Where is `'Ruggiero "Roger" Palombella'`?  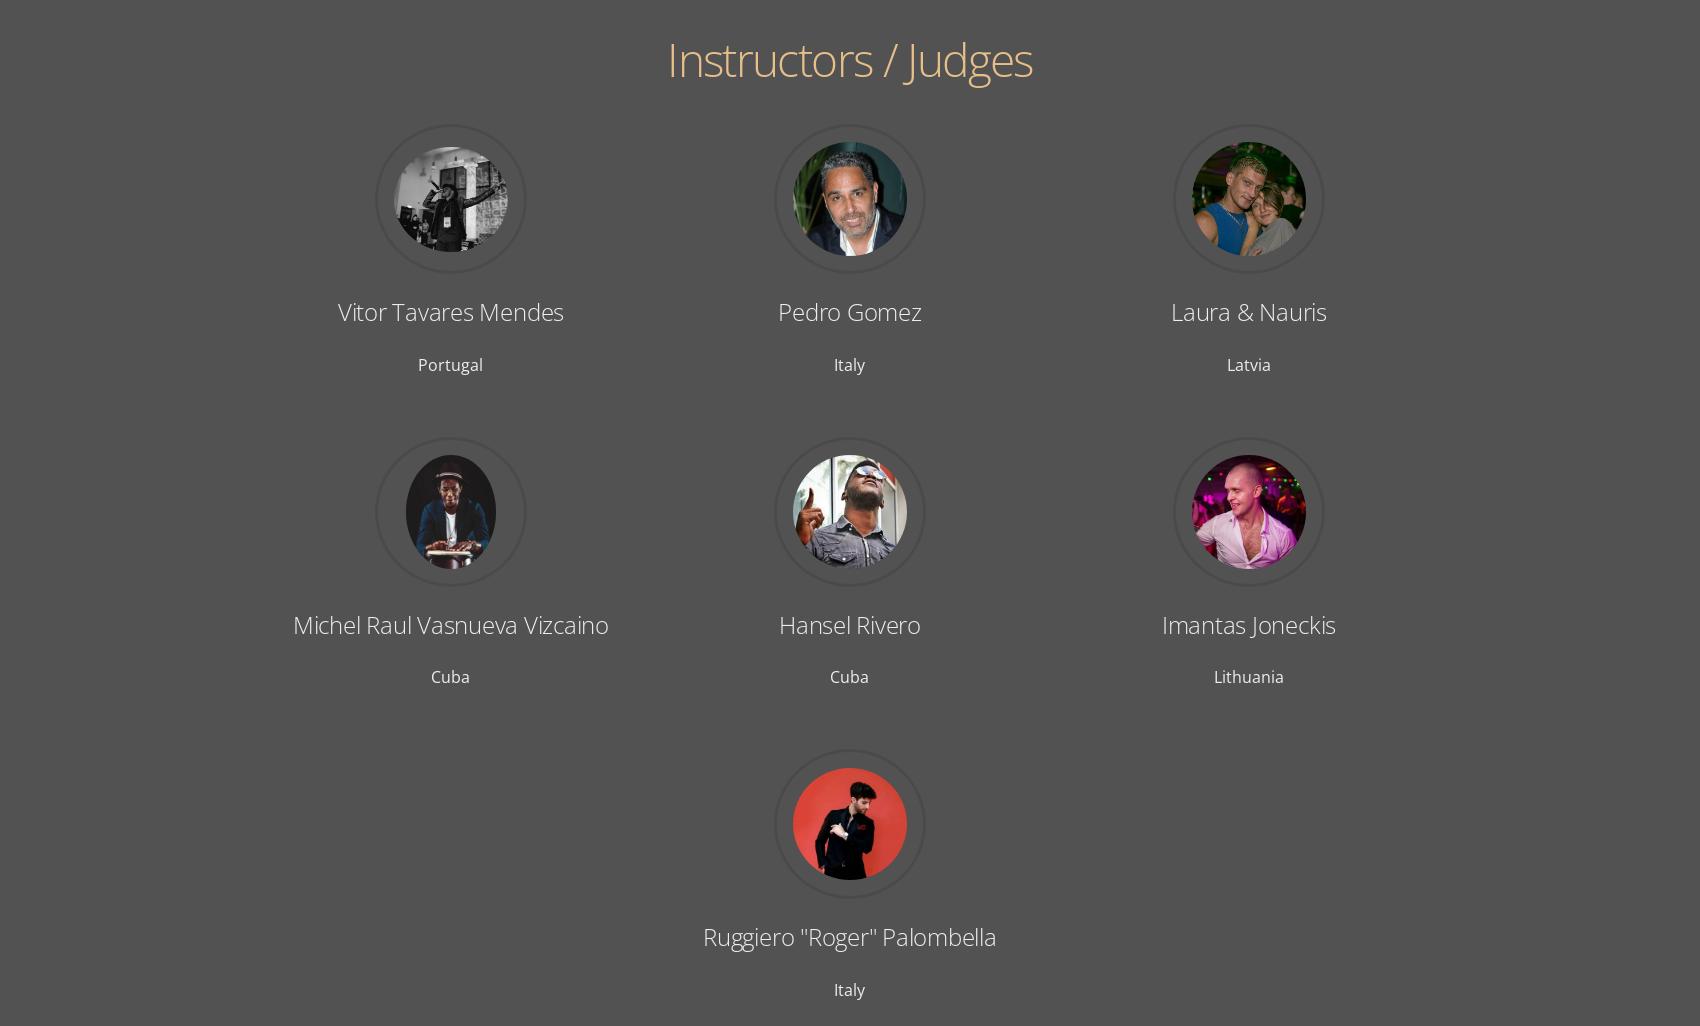
'Ruggiero "Roger" Palombella' is located at coordinates (702, 936).